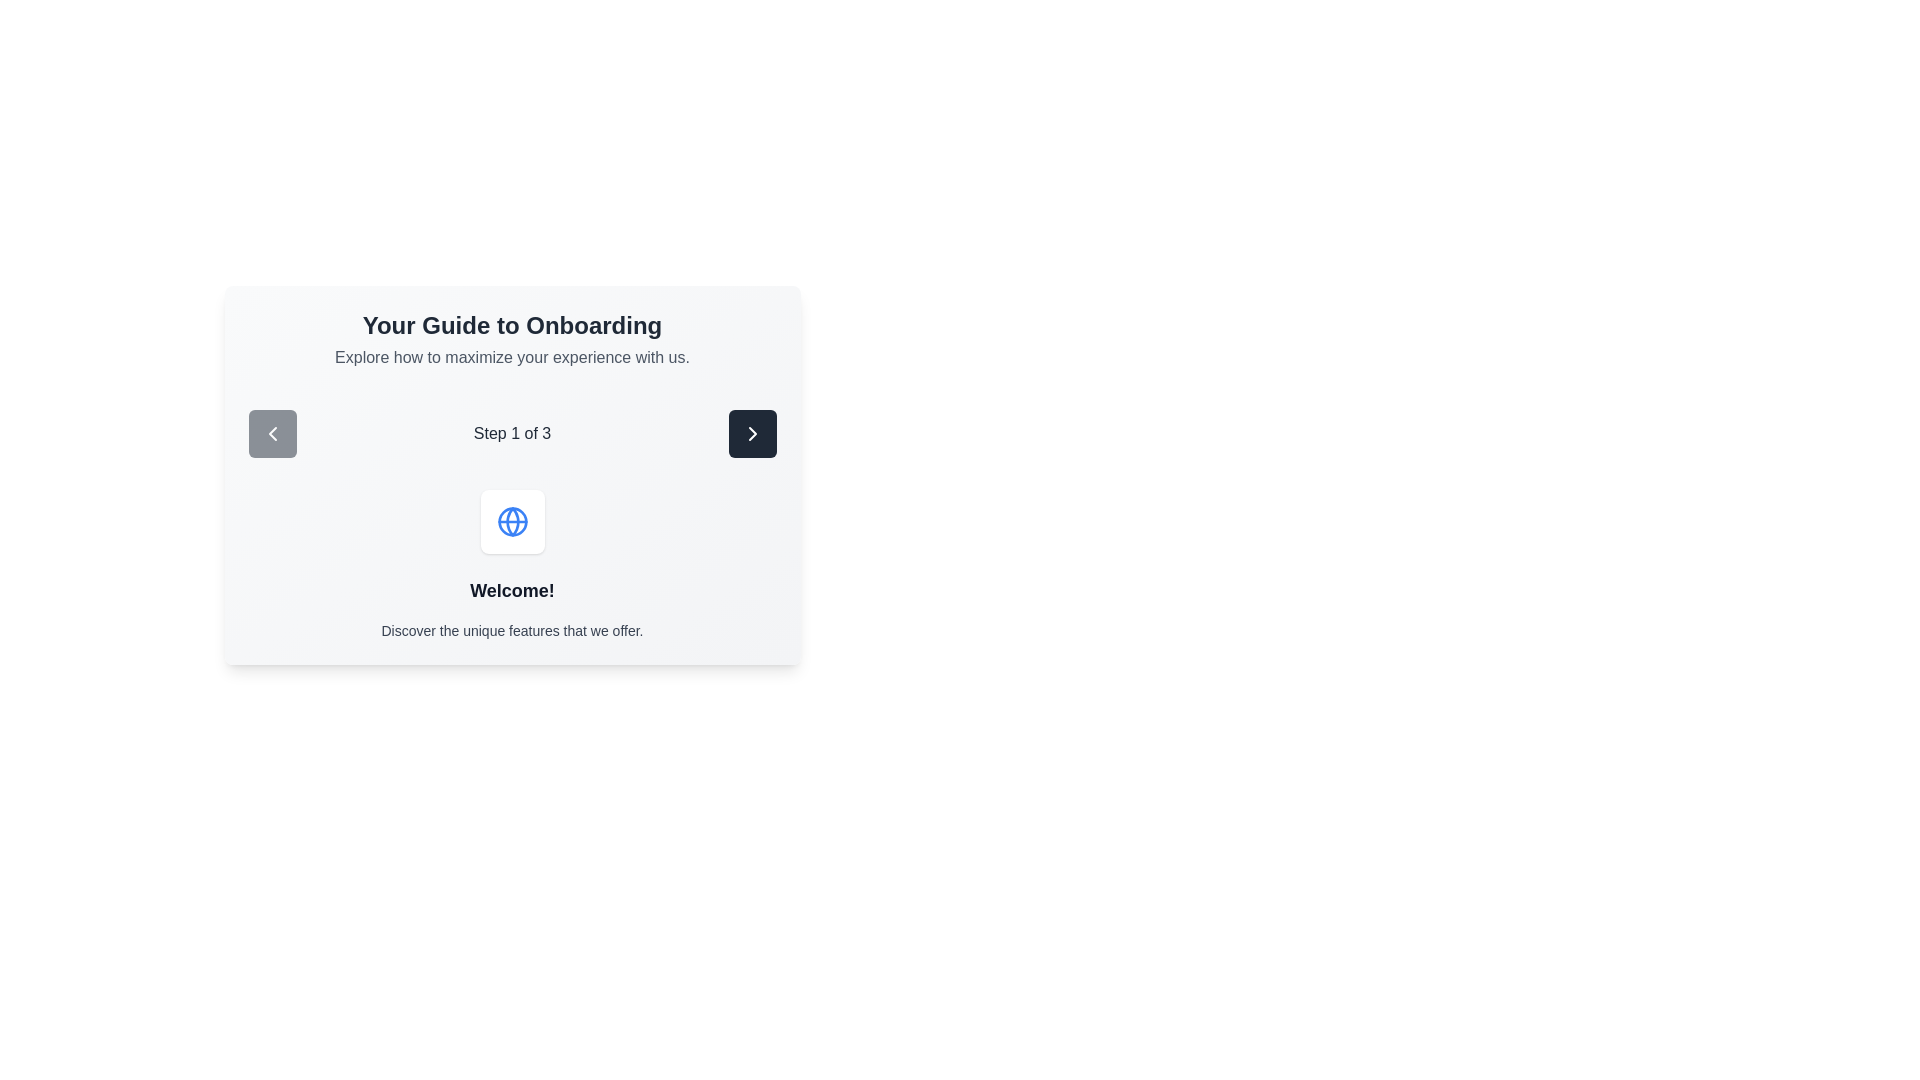 The image size is (1920, 1080). Describe the element at coordinates (512, 433) in the screenshot. I see `the static text label displaying 'Step 1 of 3' which is centered within the layout of the top section of the page` at that location.